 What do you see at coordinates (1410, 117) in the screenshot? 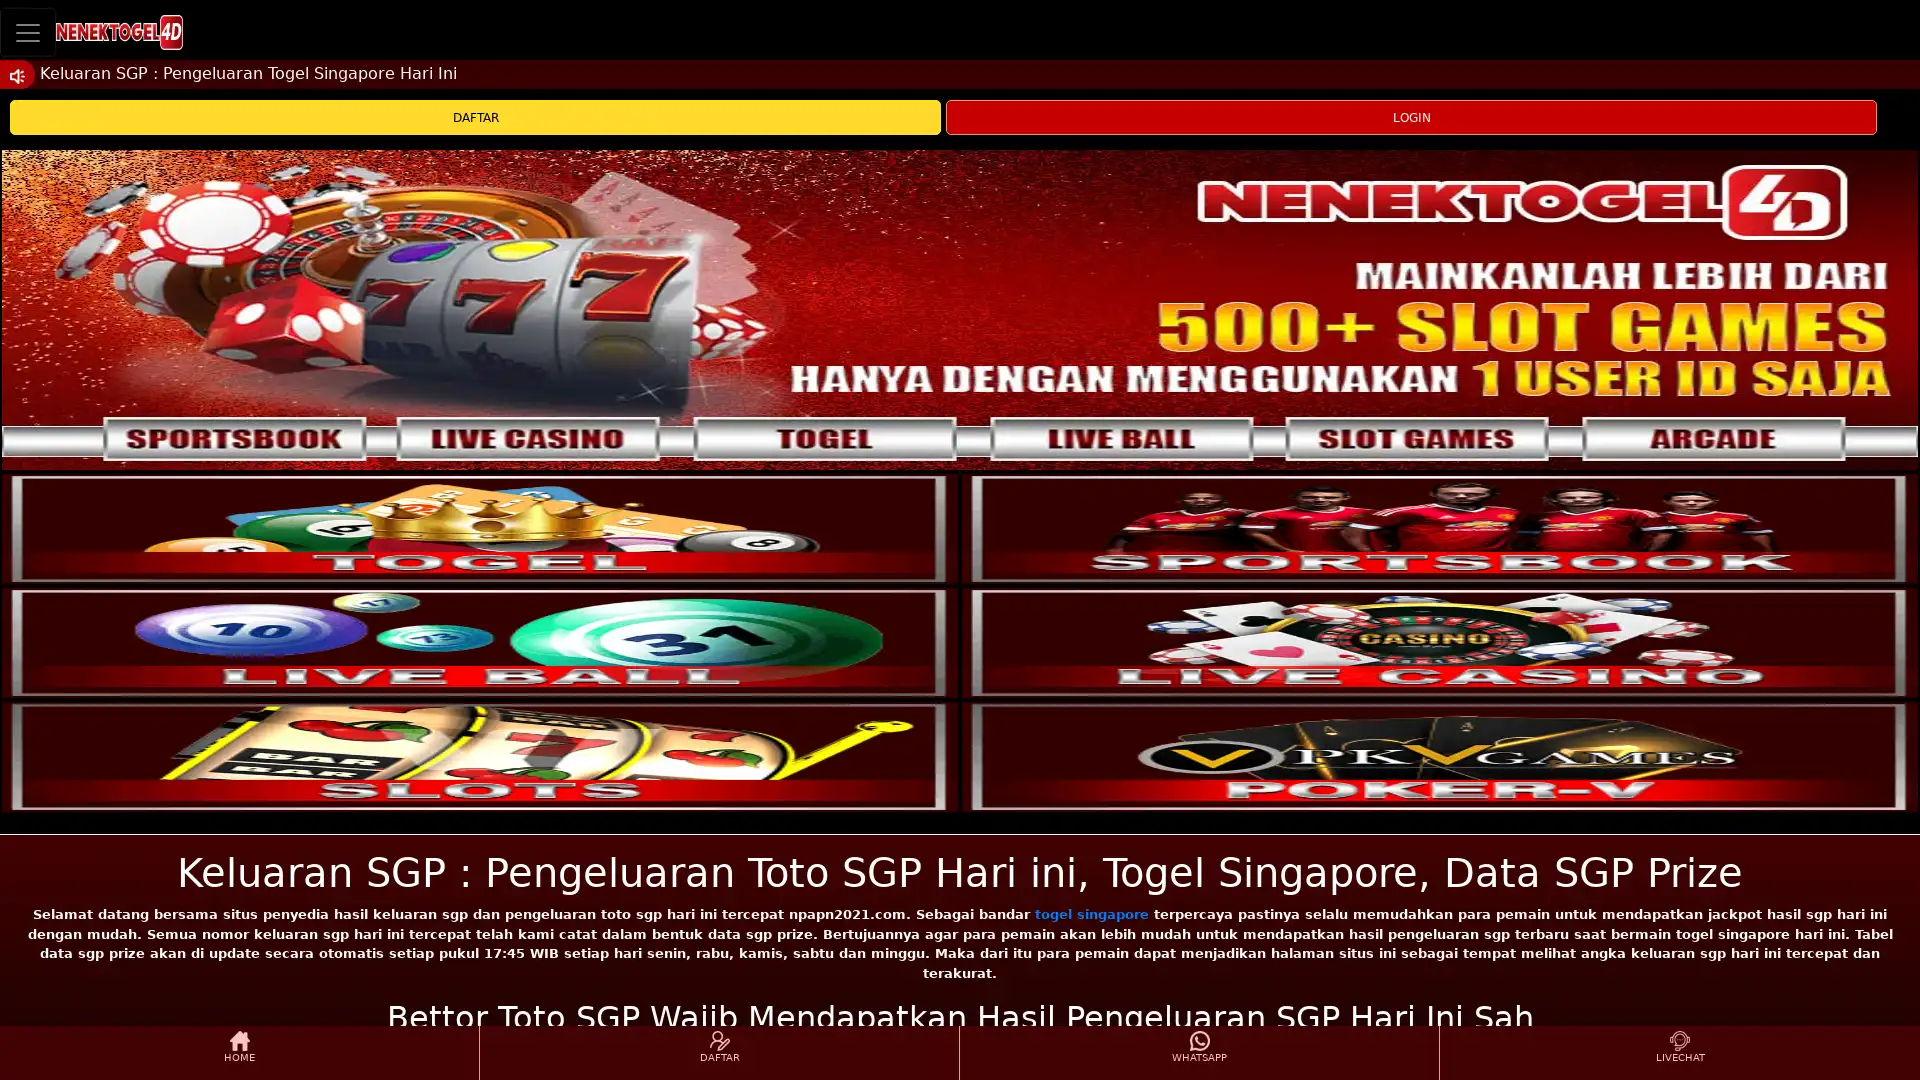
I see `LOGIN` at bounding box center [1410, 117].